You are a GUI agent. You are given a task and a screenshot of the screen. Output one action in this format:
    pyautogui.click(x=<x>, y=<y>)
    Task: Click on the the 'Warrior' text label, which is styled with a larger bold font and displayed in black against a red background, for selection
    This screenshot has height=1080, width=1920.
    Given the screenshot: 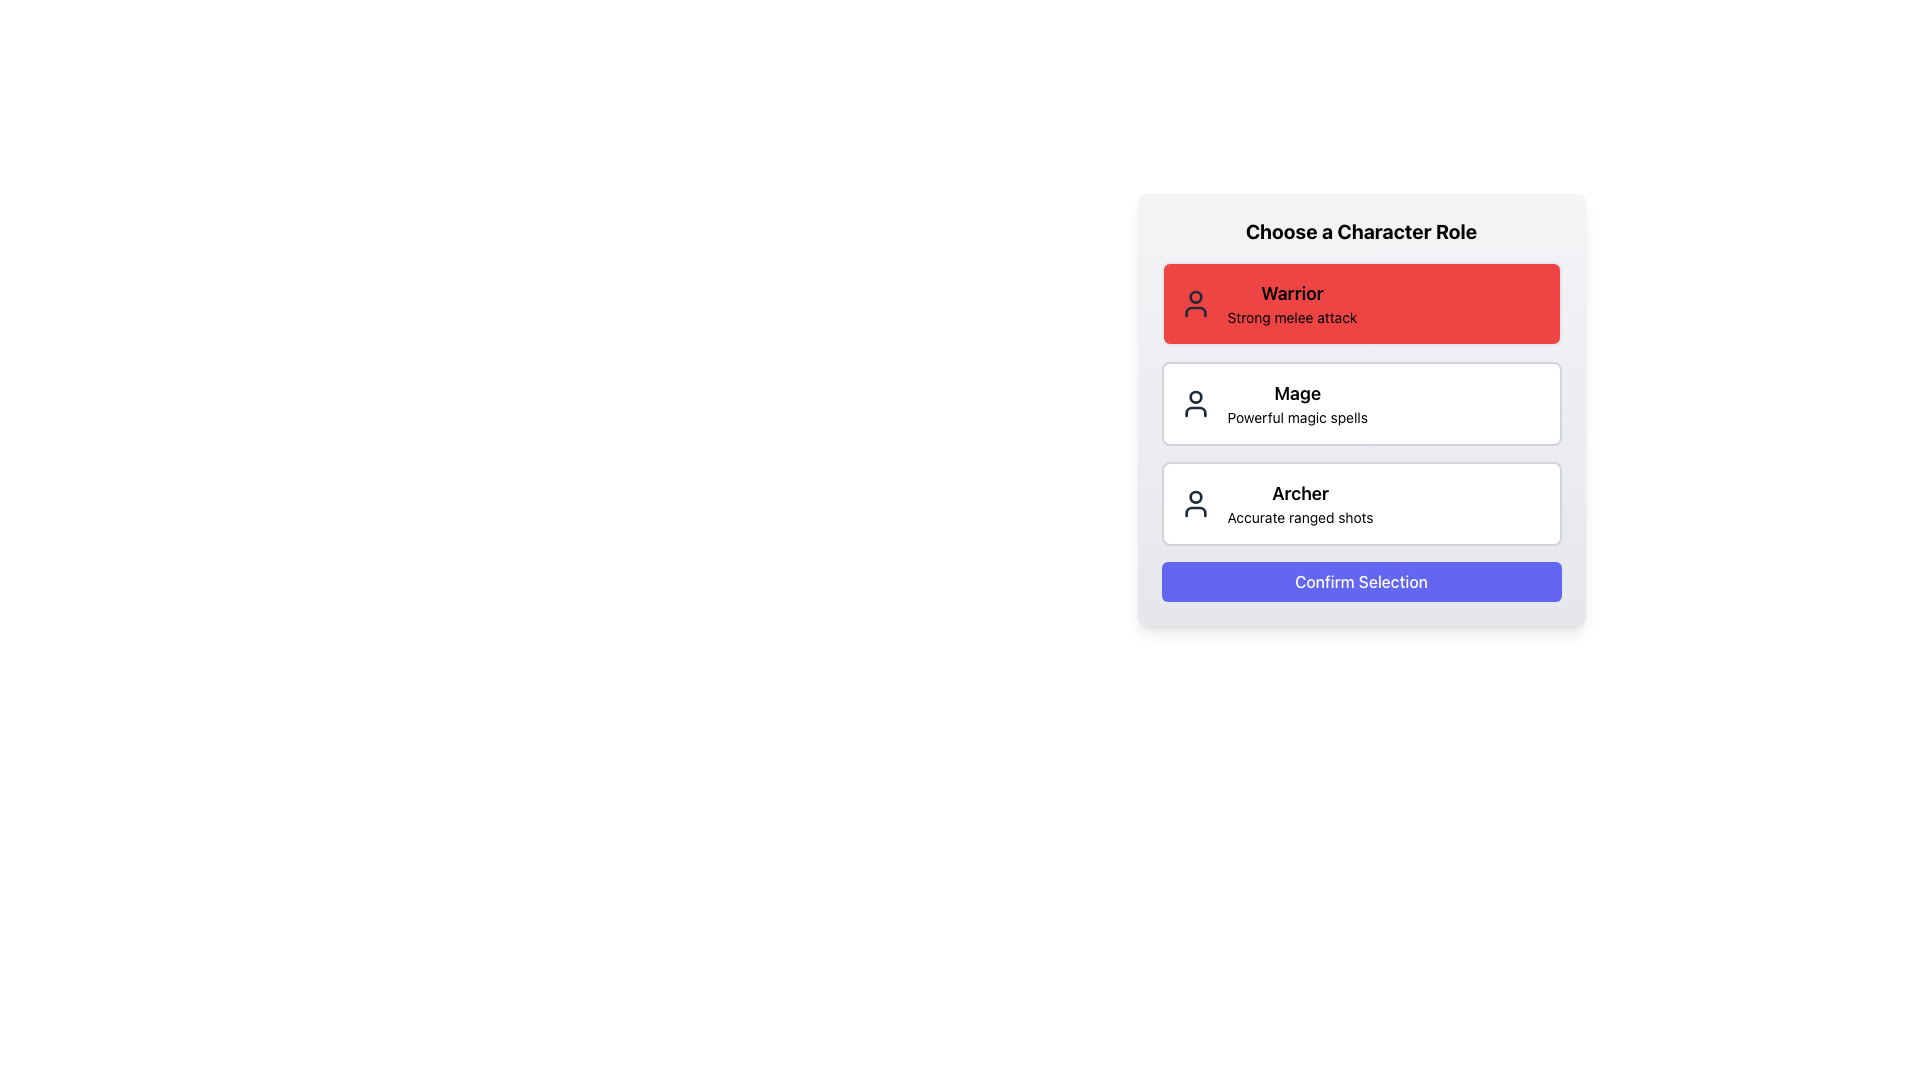 What is the action you would take?
    pyautogui.click(x=1291, y=293)
    